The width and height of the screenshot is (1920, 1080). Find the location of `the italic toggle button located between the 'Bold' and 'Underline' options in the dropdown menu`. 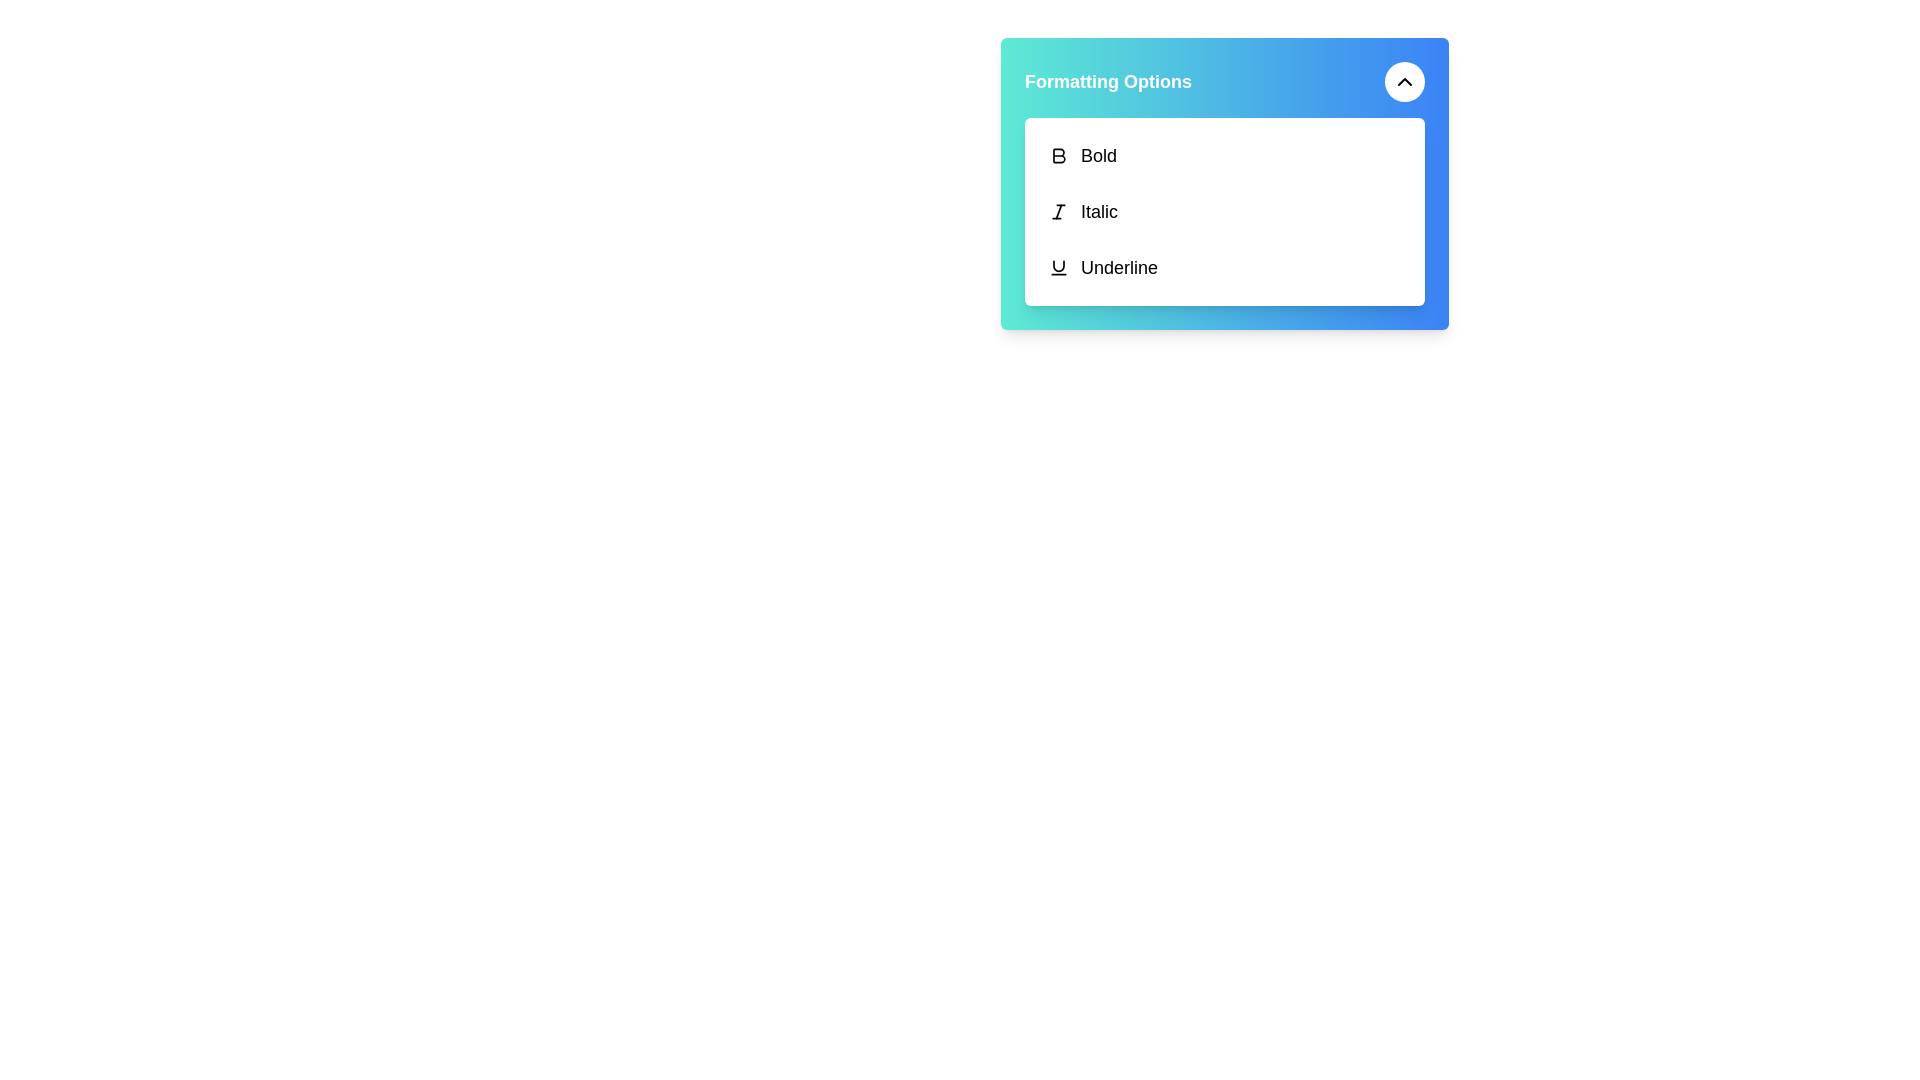

the italic toggle button located between the 'Bold' and 'Underline' options in the dropdown menu is located at coordinates (1223, 212).